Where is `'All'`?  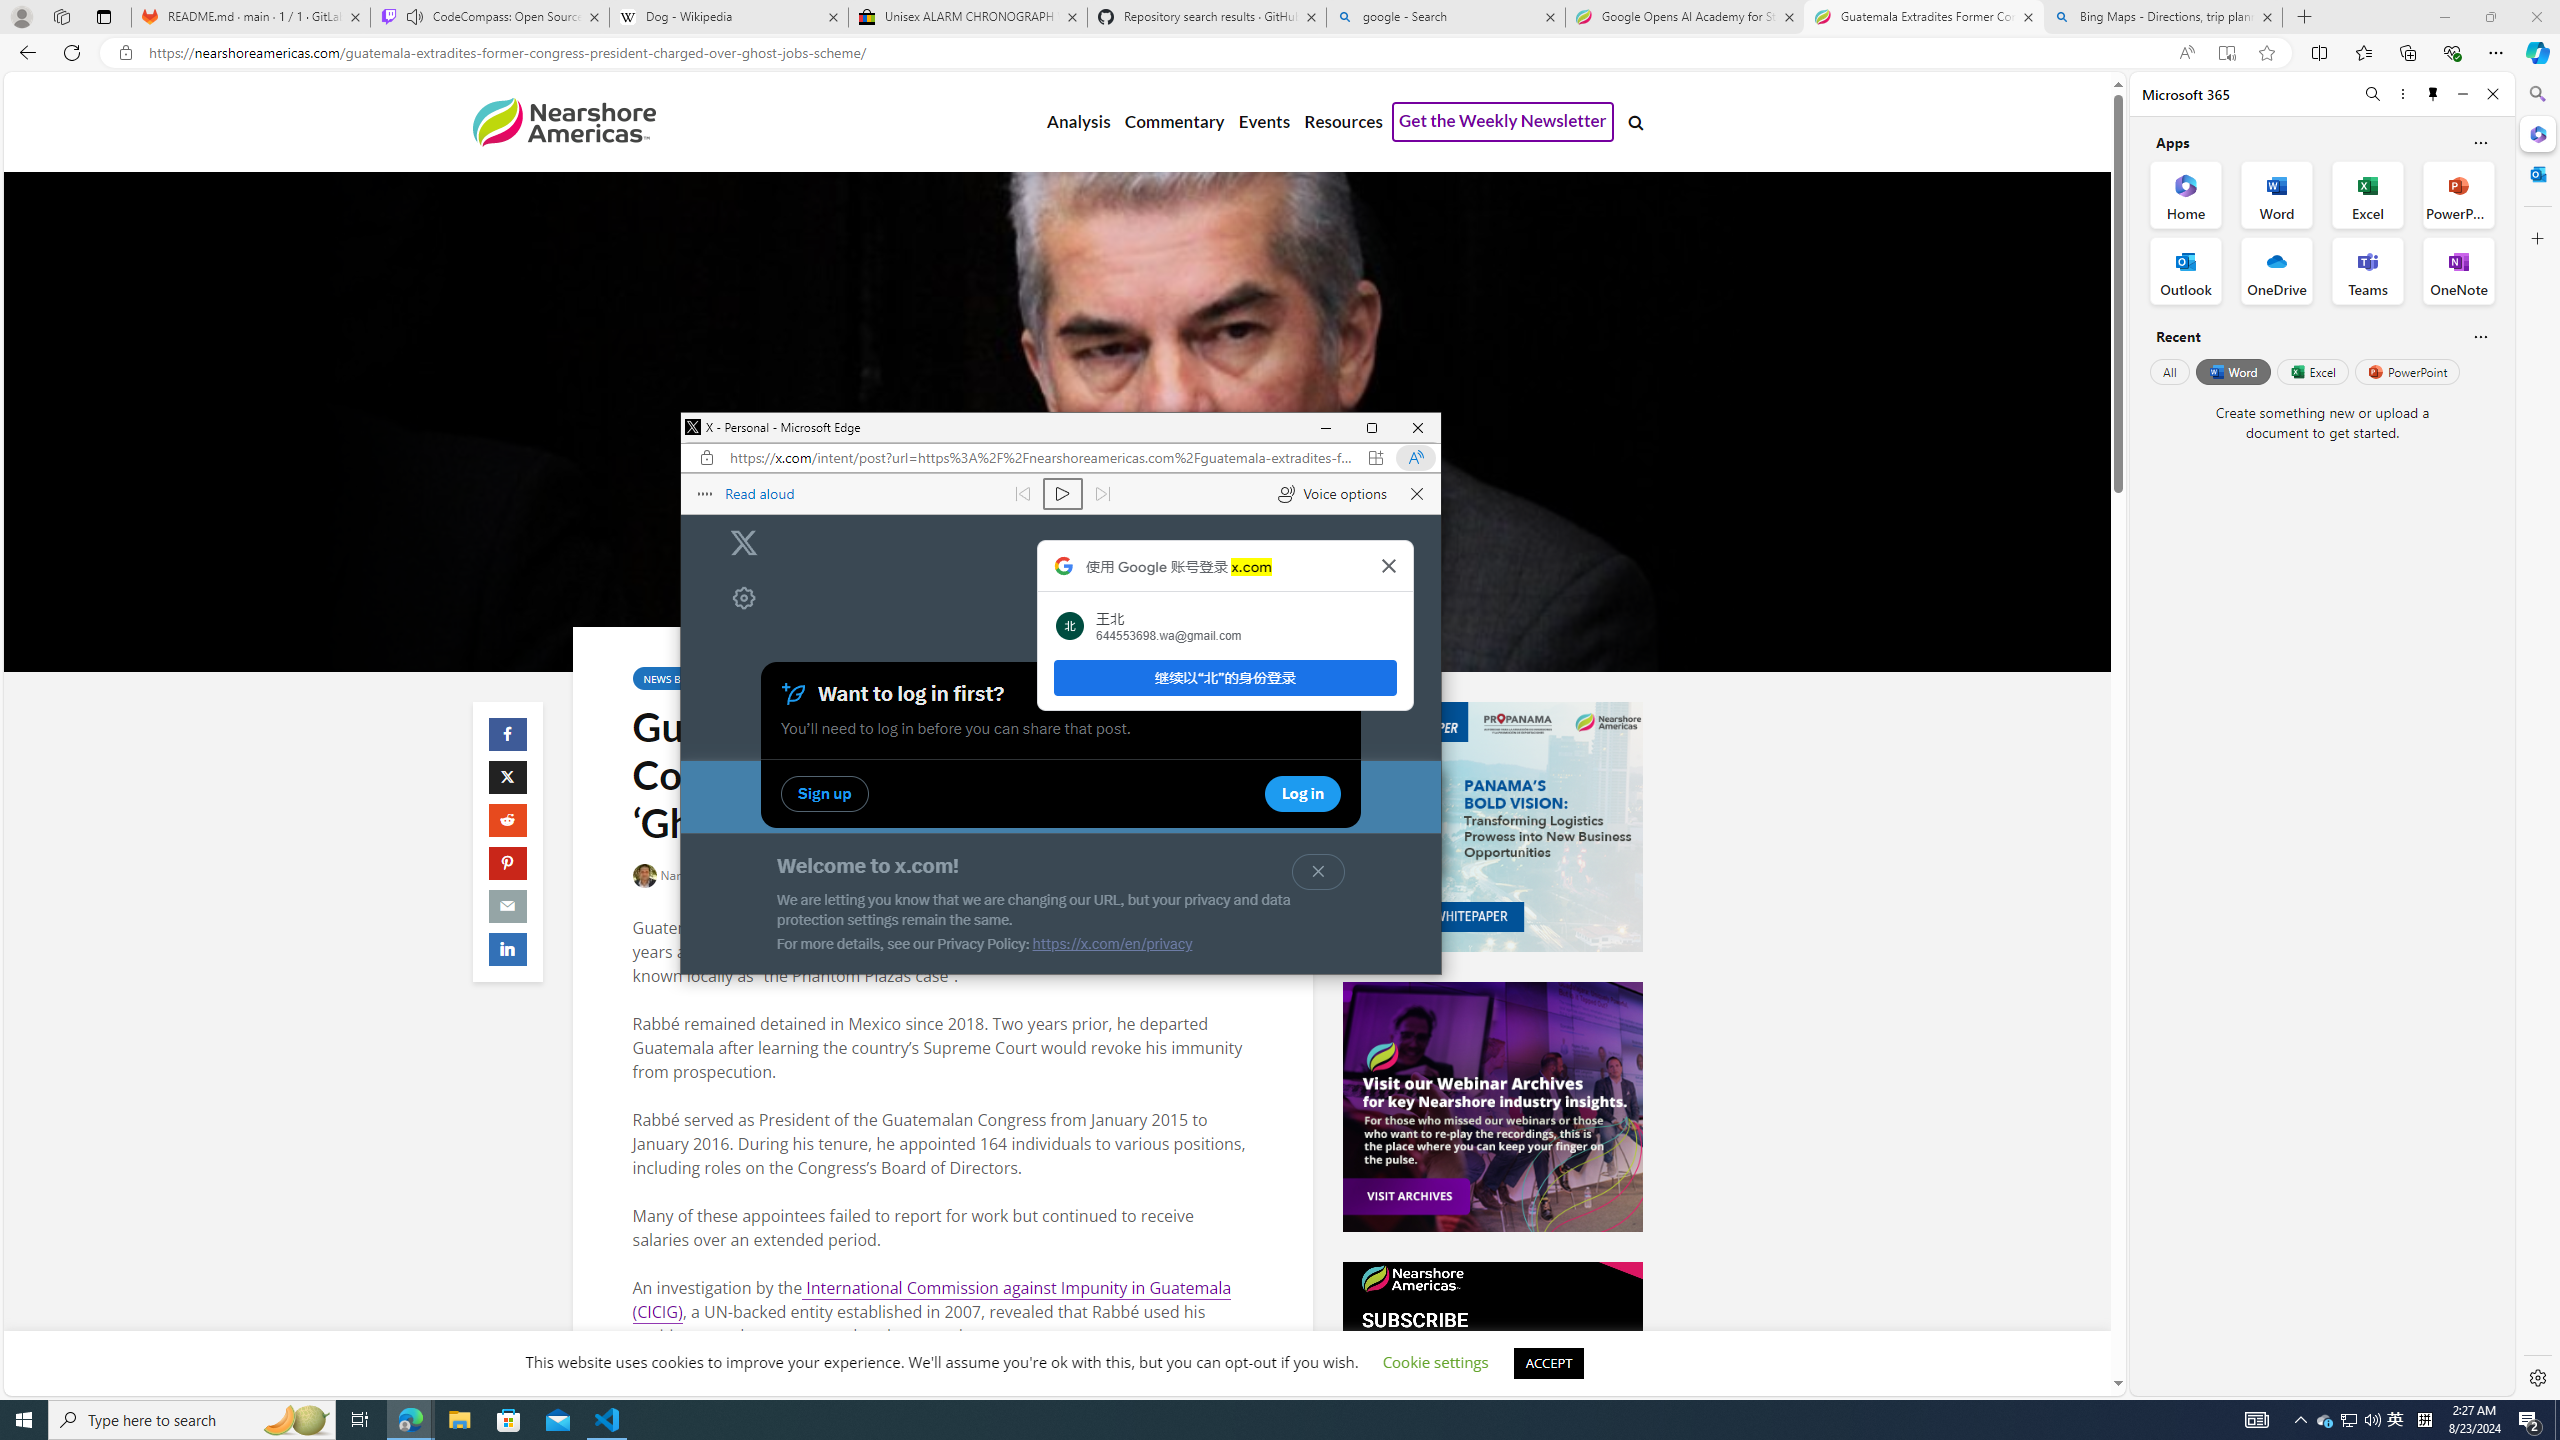
'All' is located at coordinates (2168, 371).